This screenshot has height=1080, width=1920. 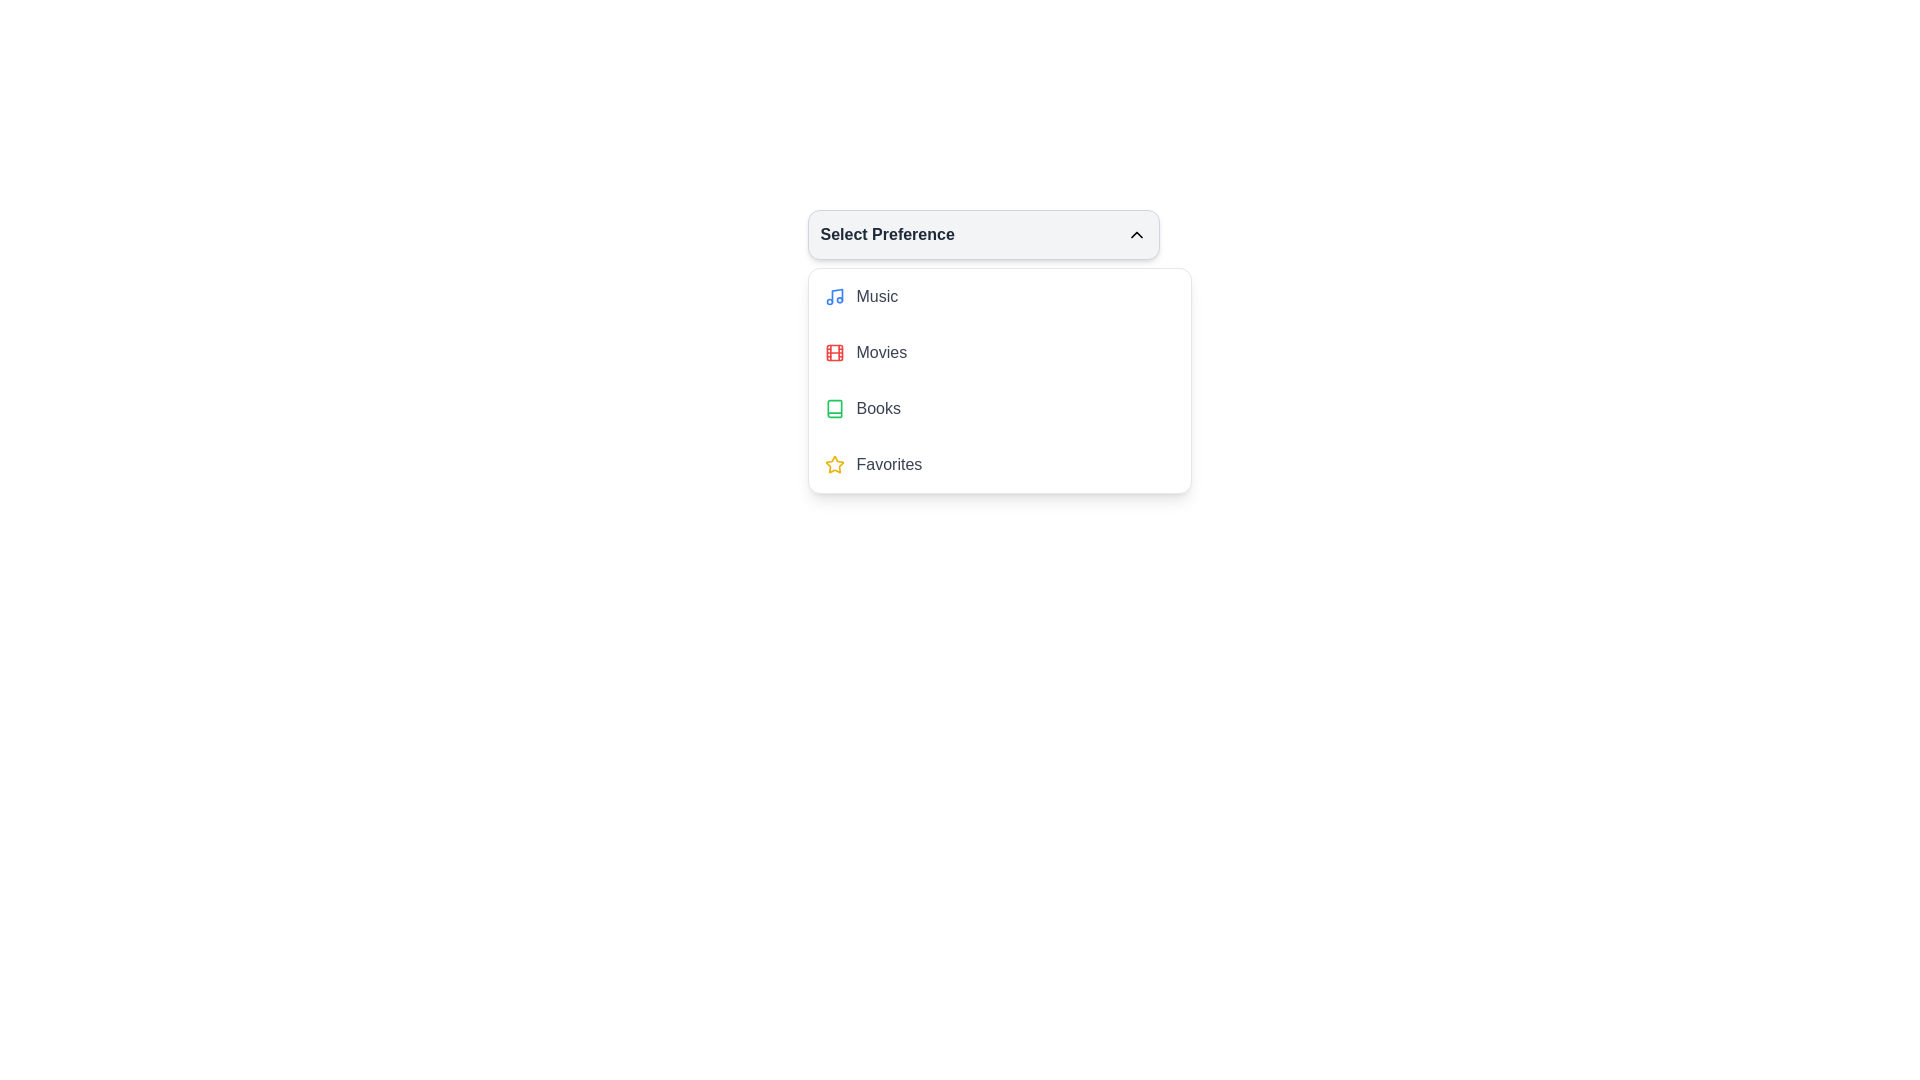 What do you see at coordinates (880, 352) in the screenshot?
I see `the 'Movies' text label` at bounding box center [880, 352].